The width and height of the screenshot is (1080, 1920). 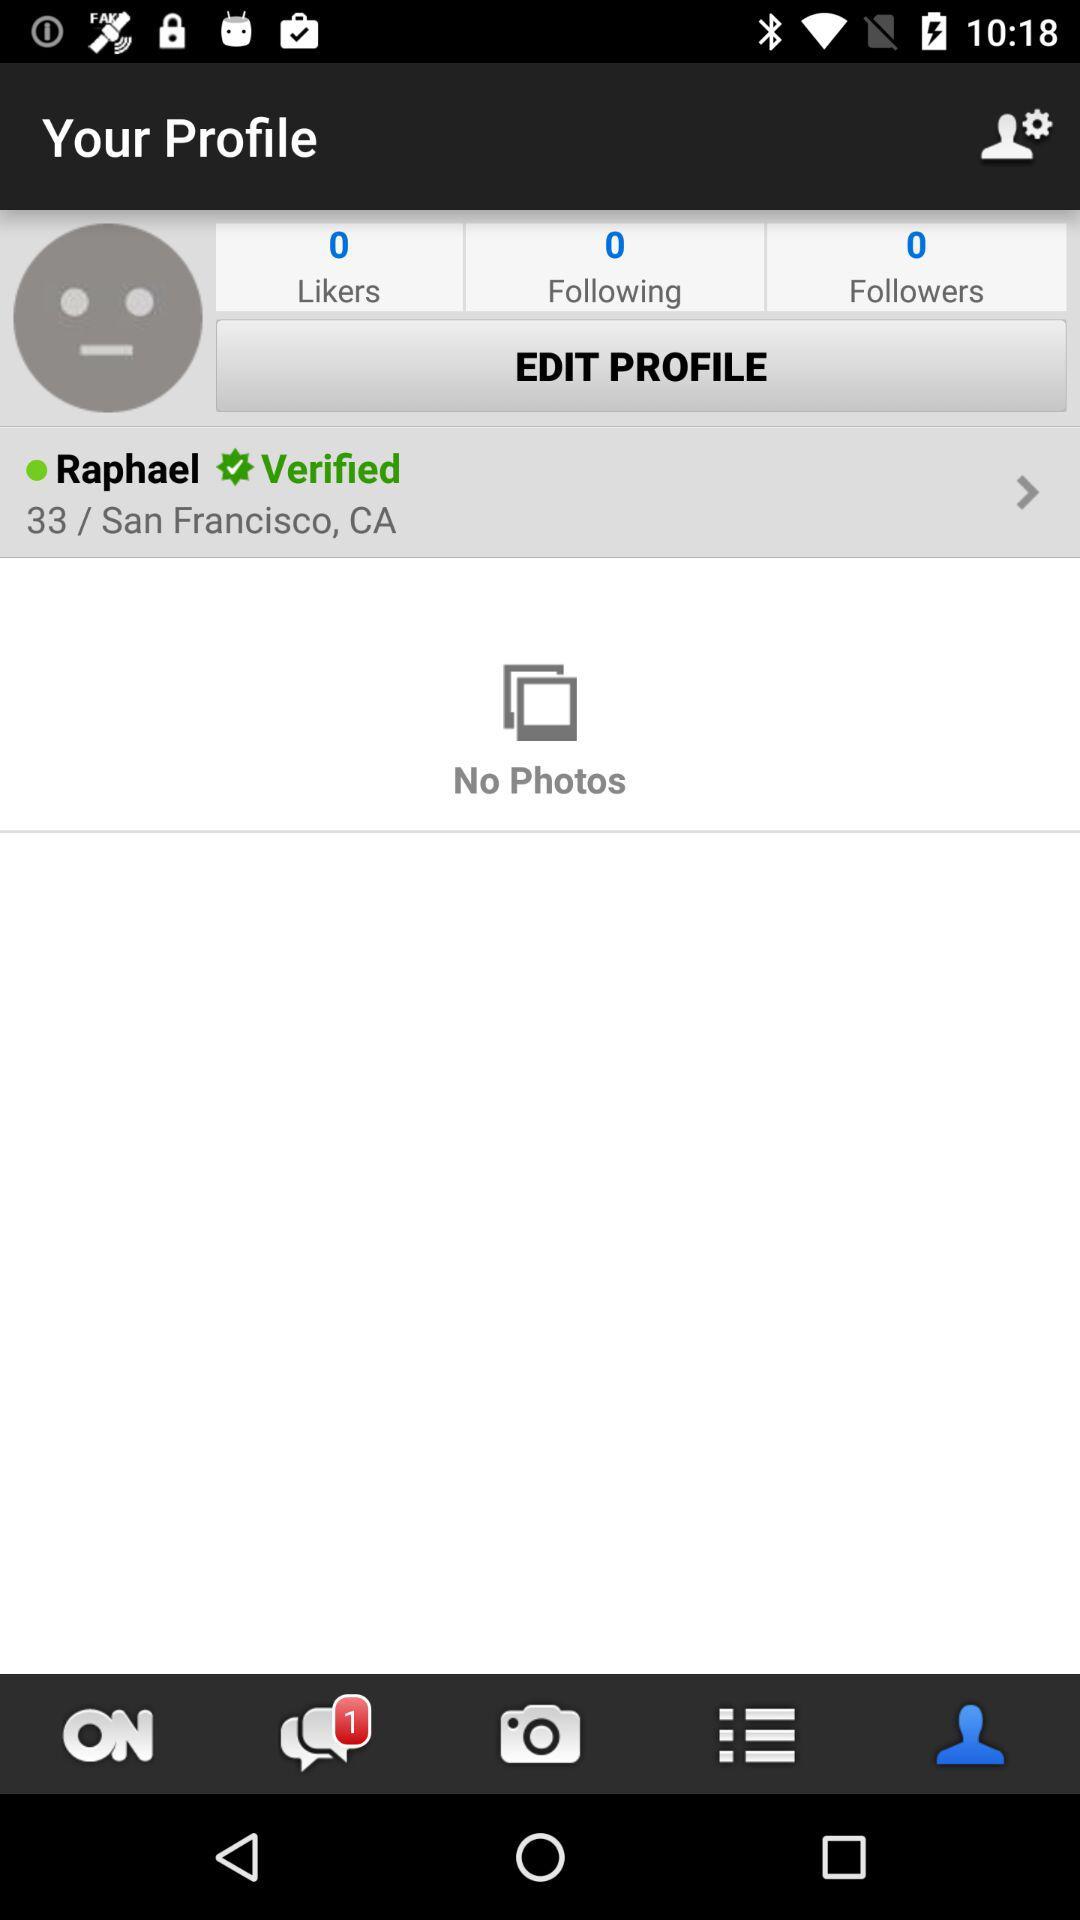 I want to click on the icon next to edit profile icon, so click(x=108, y=316).